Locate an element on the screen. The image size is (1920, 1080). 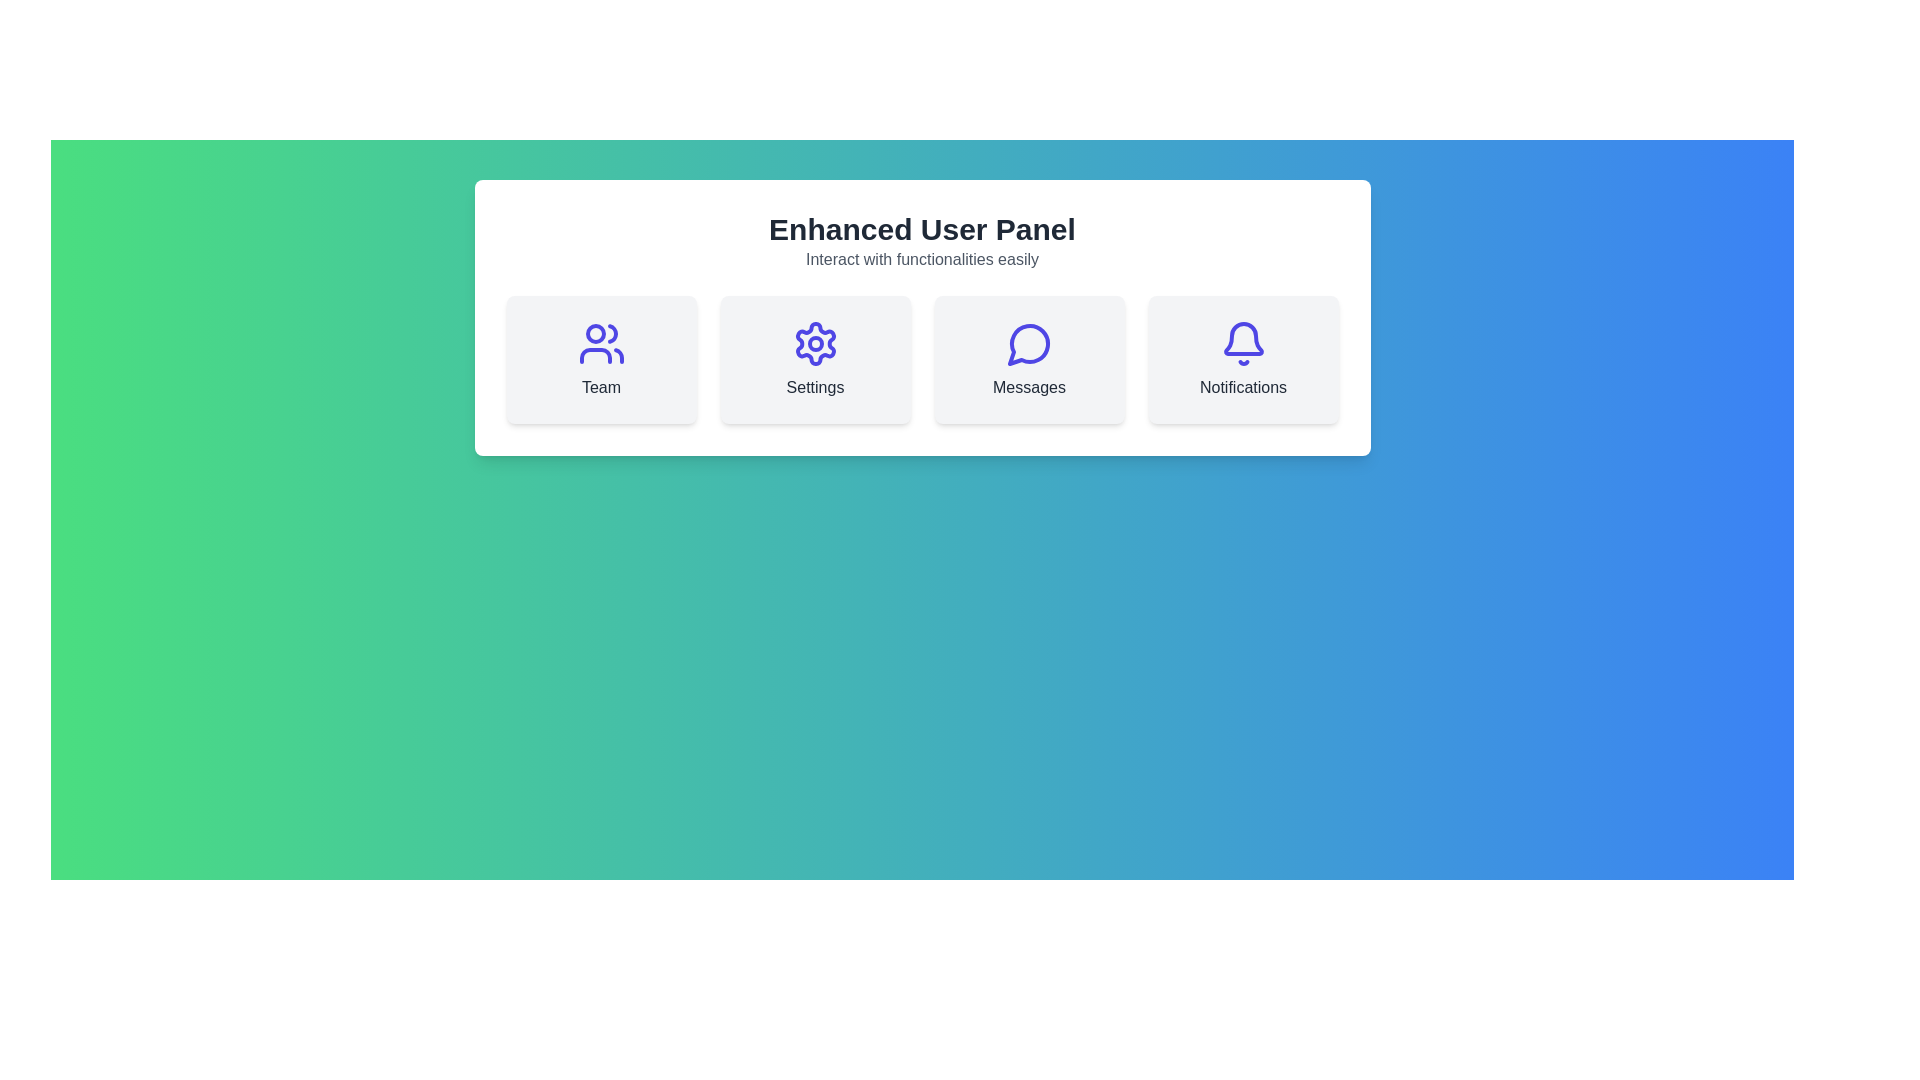
the bell-shaped notification icon with thick indigo lines located at the top-center of the 'Notifications' card is located at coordinates (1242, 342).